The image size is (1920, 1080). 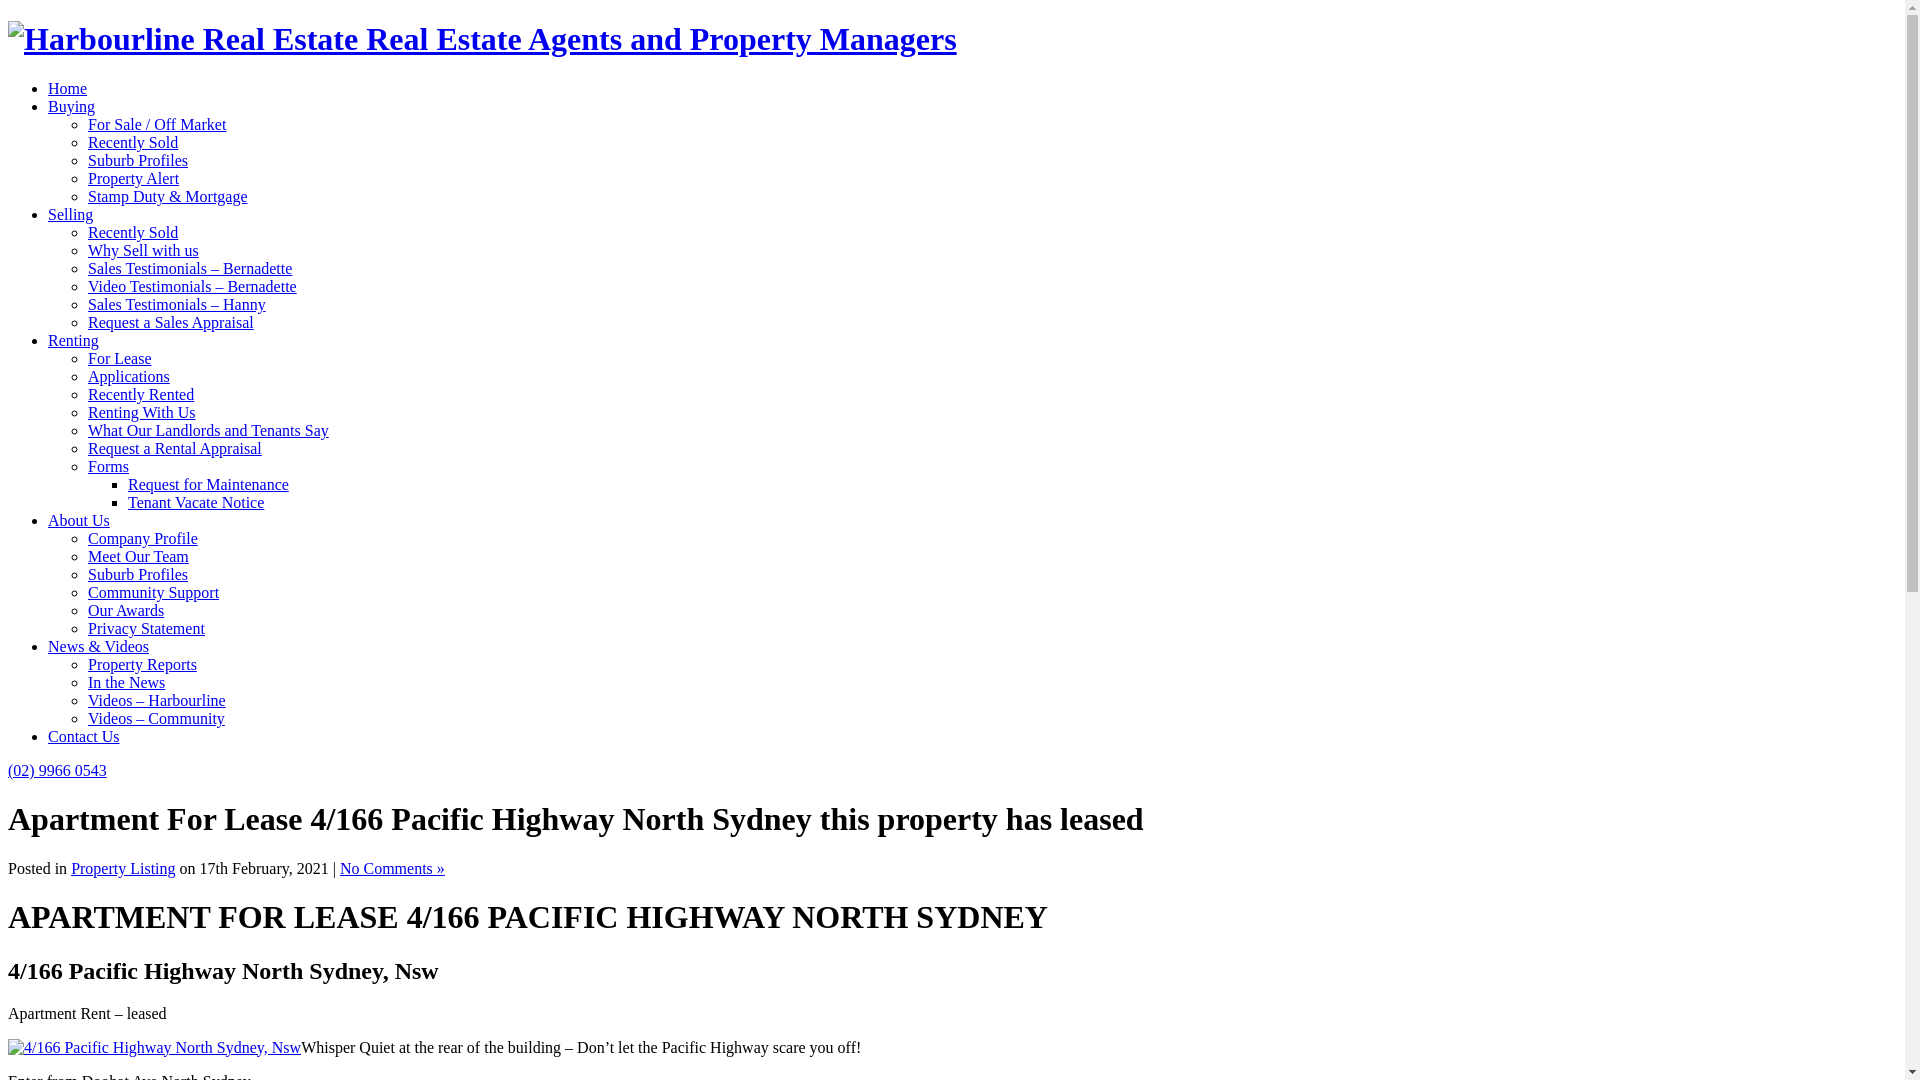 What do you see at coordinates (142, 537) in the screenshot?
I see `'Company Profile'` at bounding box center [142, 537].